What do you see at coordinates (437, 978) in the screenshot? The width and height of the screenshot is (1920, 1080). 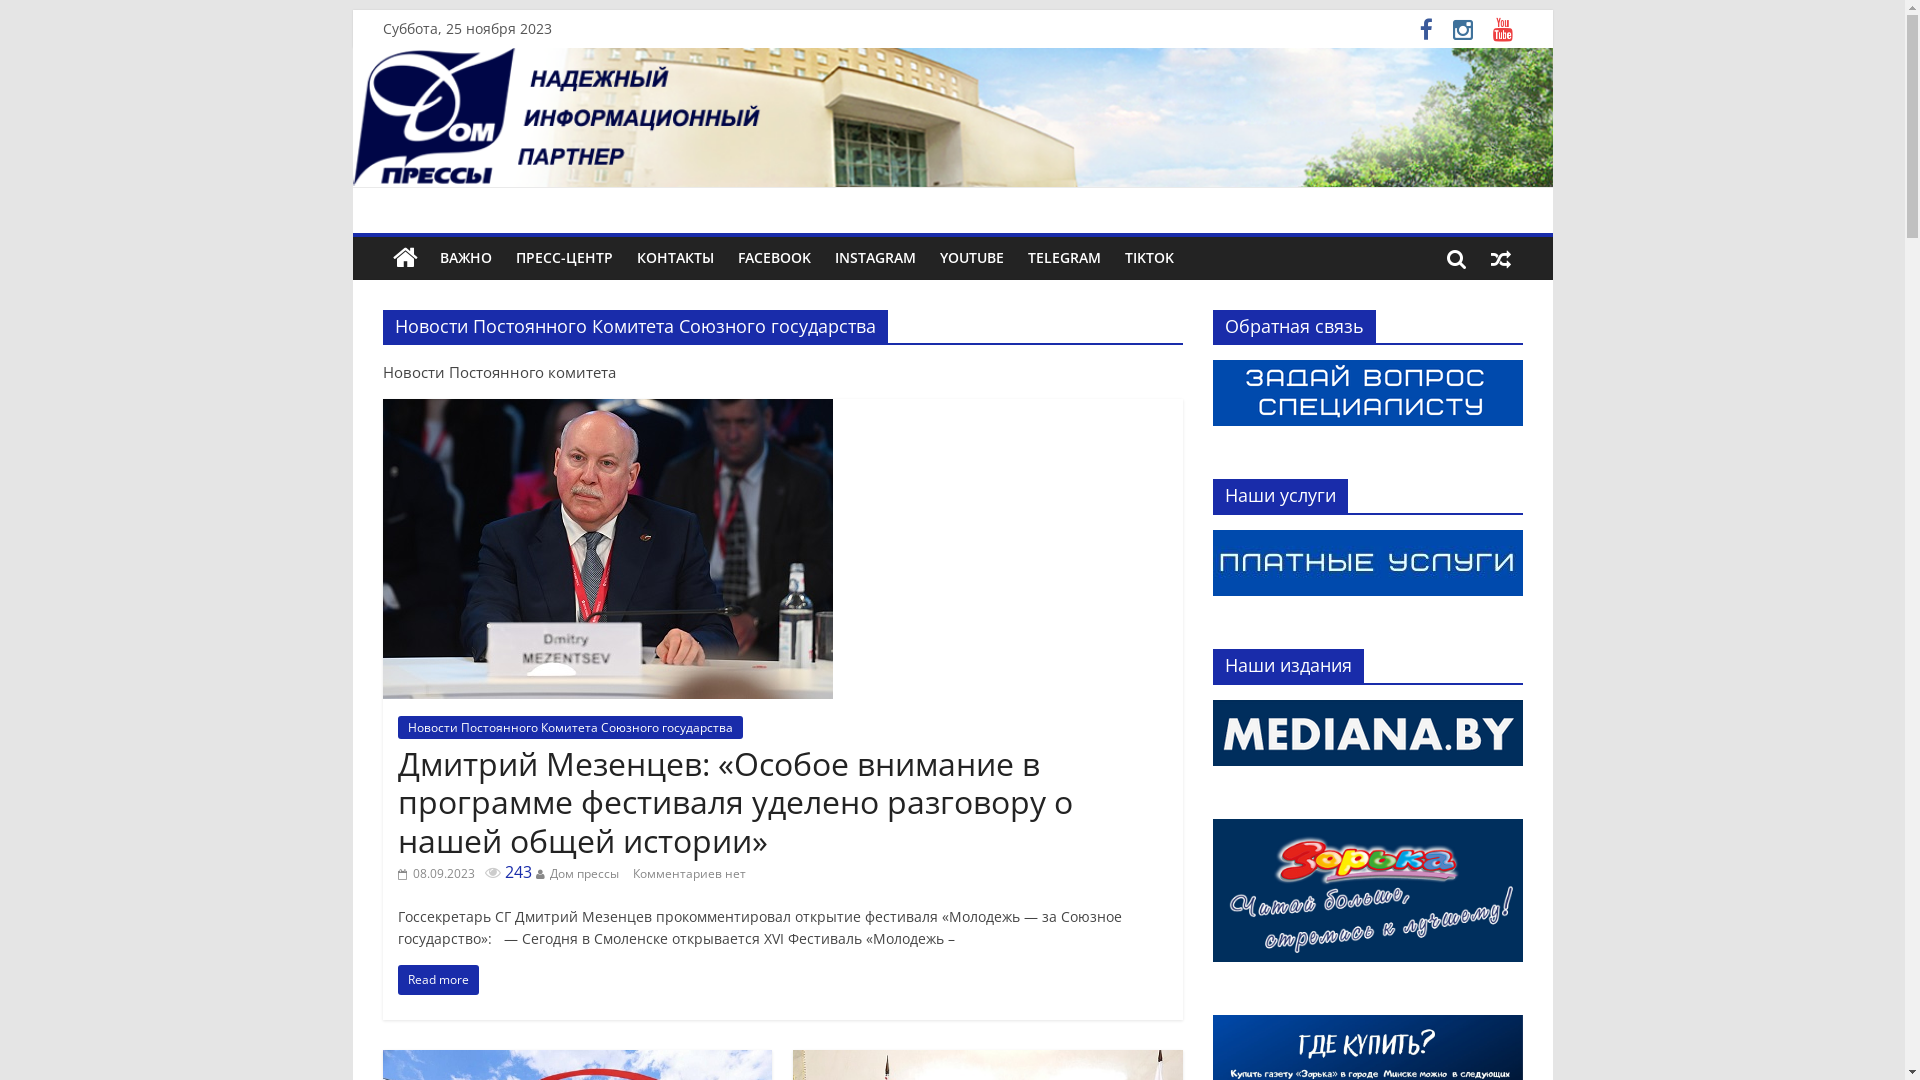 I see `'Read more'` at bounding box center [437, 978].